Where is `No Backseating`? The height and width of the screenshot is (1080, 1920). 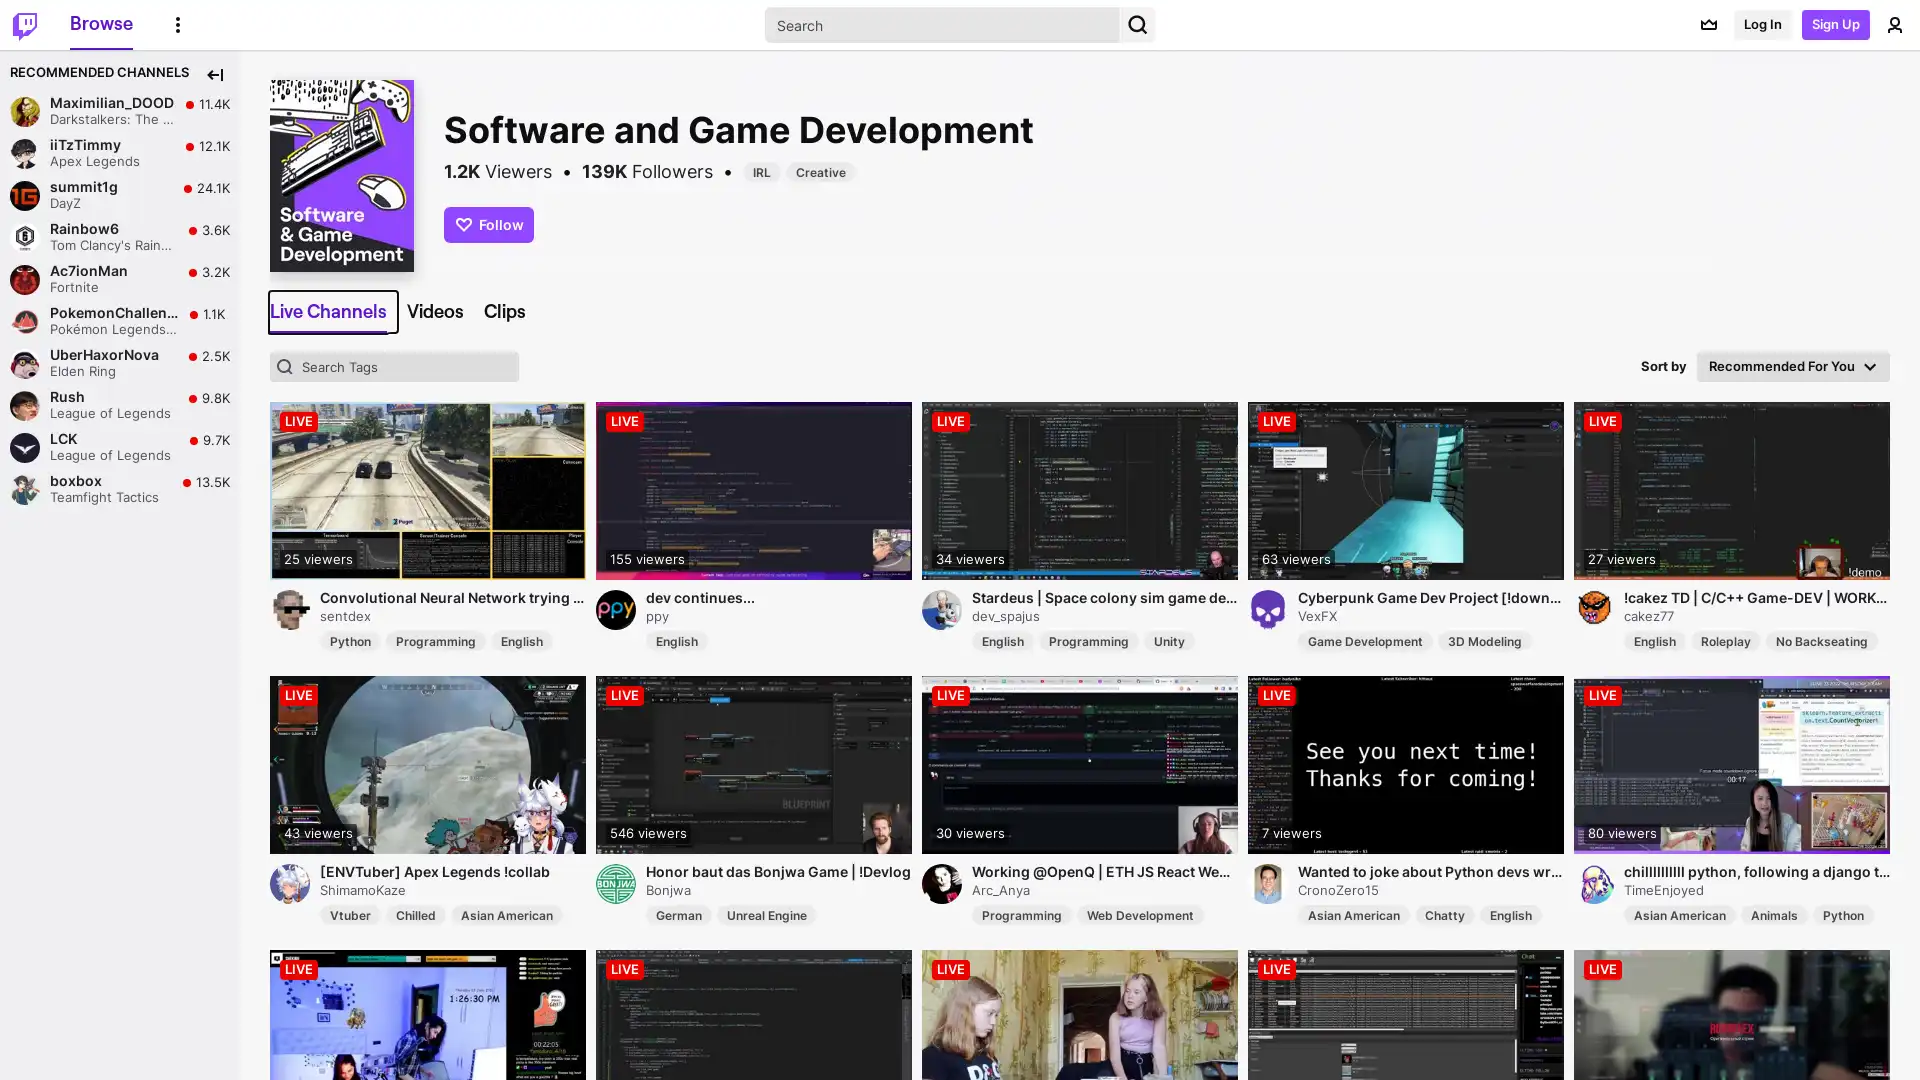 No Backseating is located at coordinates (1822, 640).